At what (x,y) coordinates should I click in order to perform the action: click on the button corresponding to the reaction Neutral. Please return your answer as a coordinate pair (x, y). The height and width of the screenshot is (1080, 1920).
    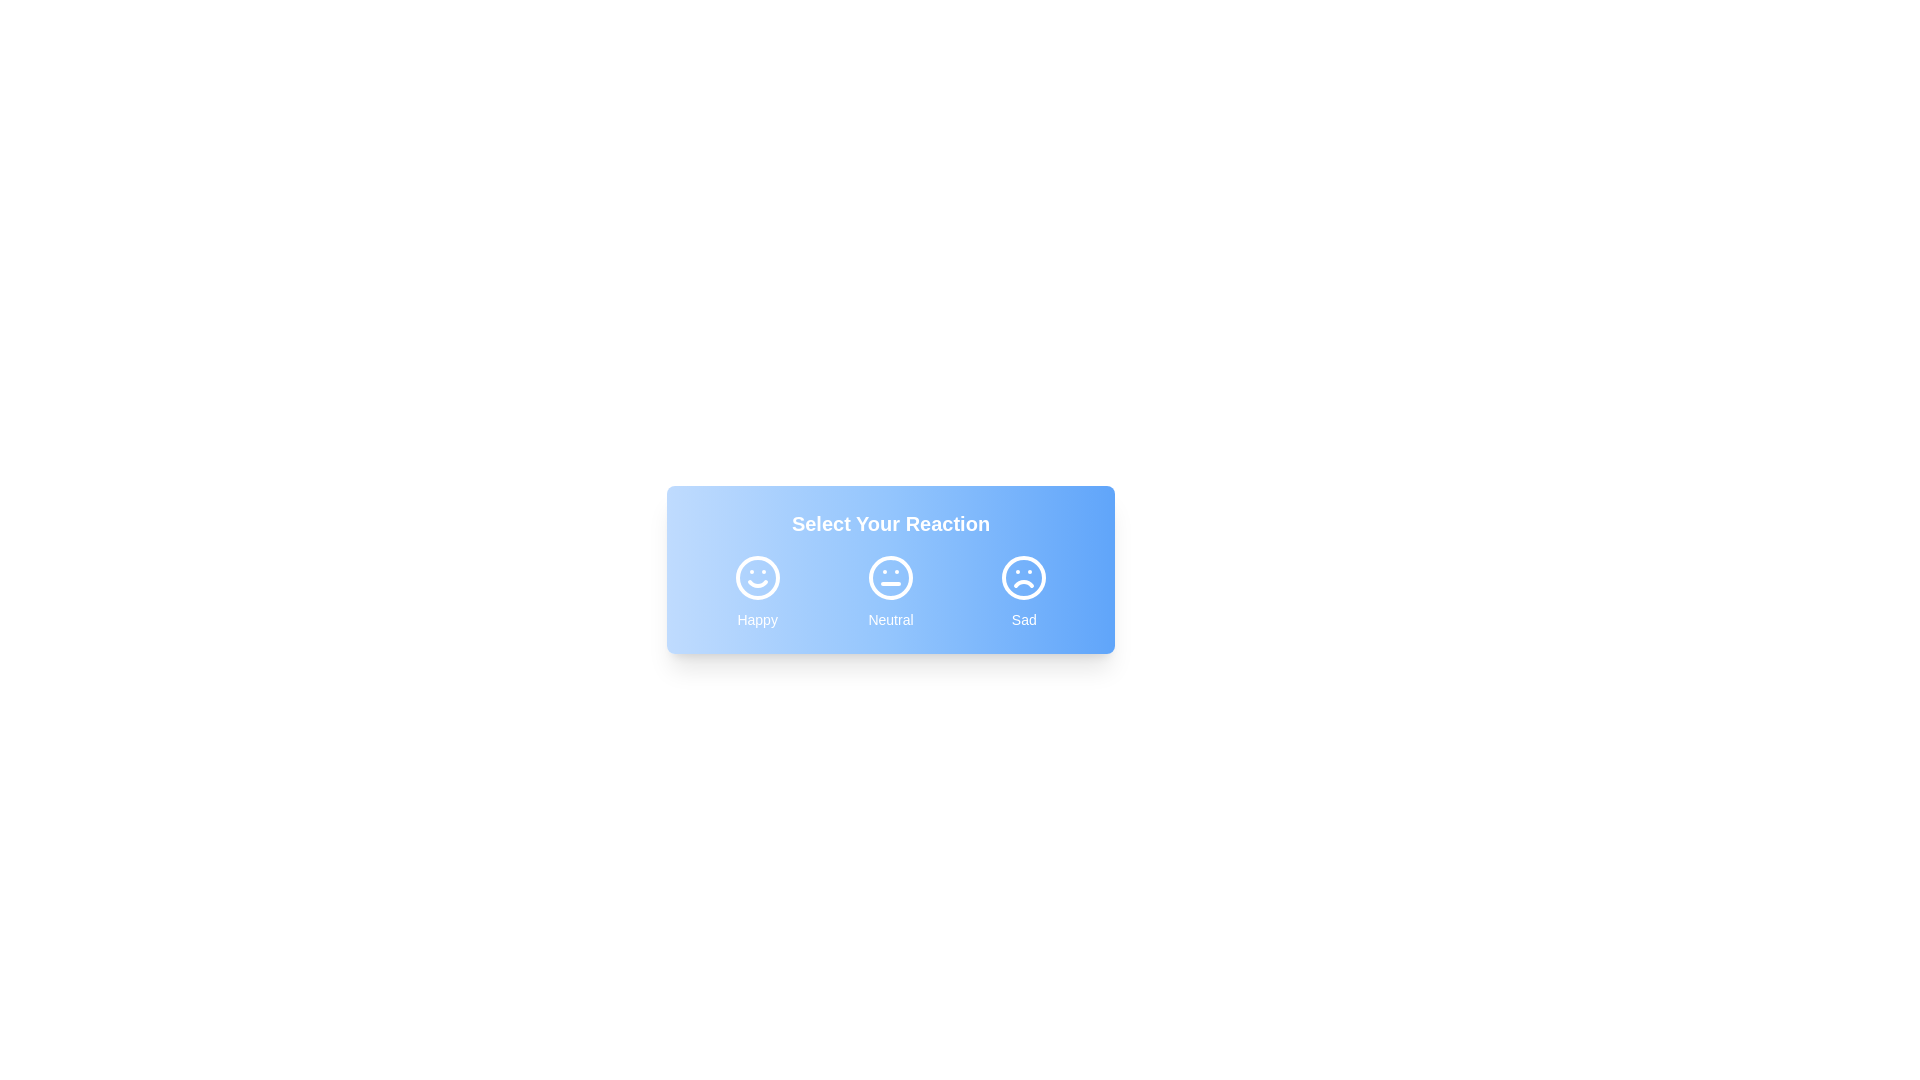
    Looking at the image, I should click on (890, 590).